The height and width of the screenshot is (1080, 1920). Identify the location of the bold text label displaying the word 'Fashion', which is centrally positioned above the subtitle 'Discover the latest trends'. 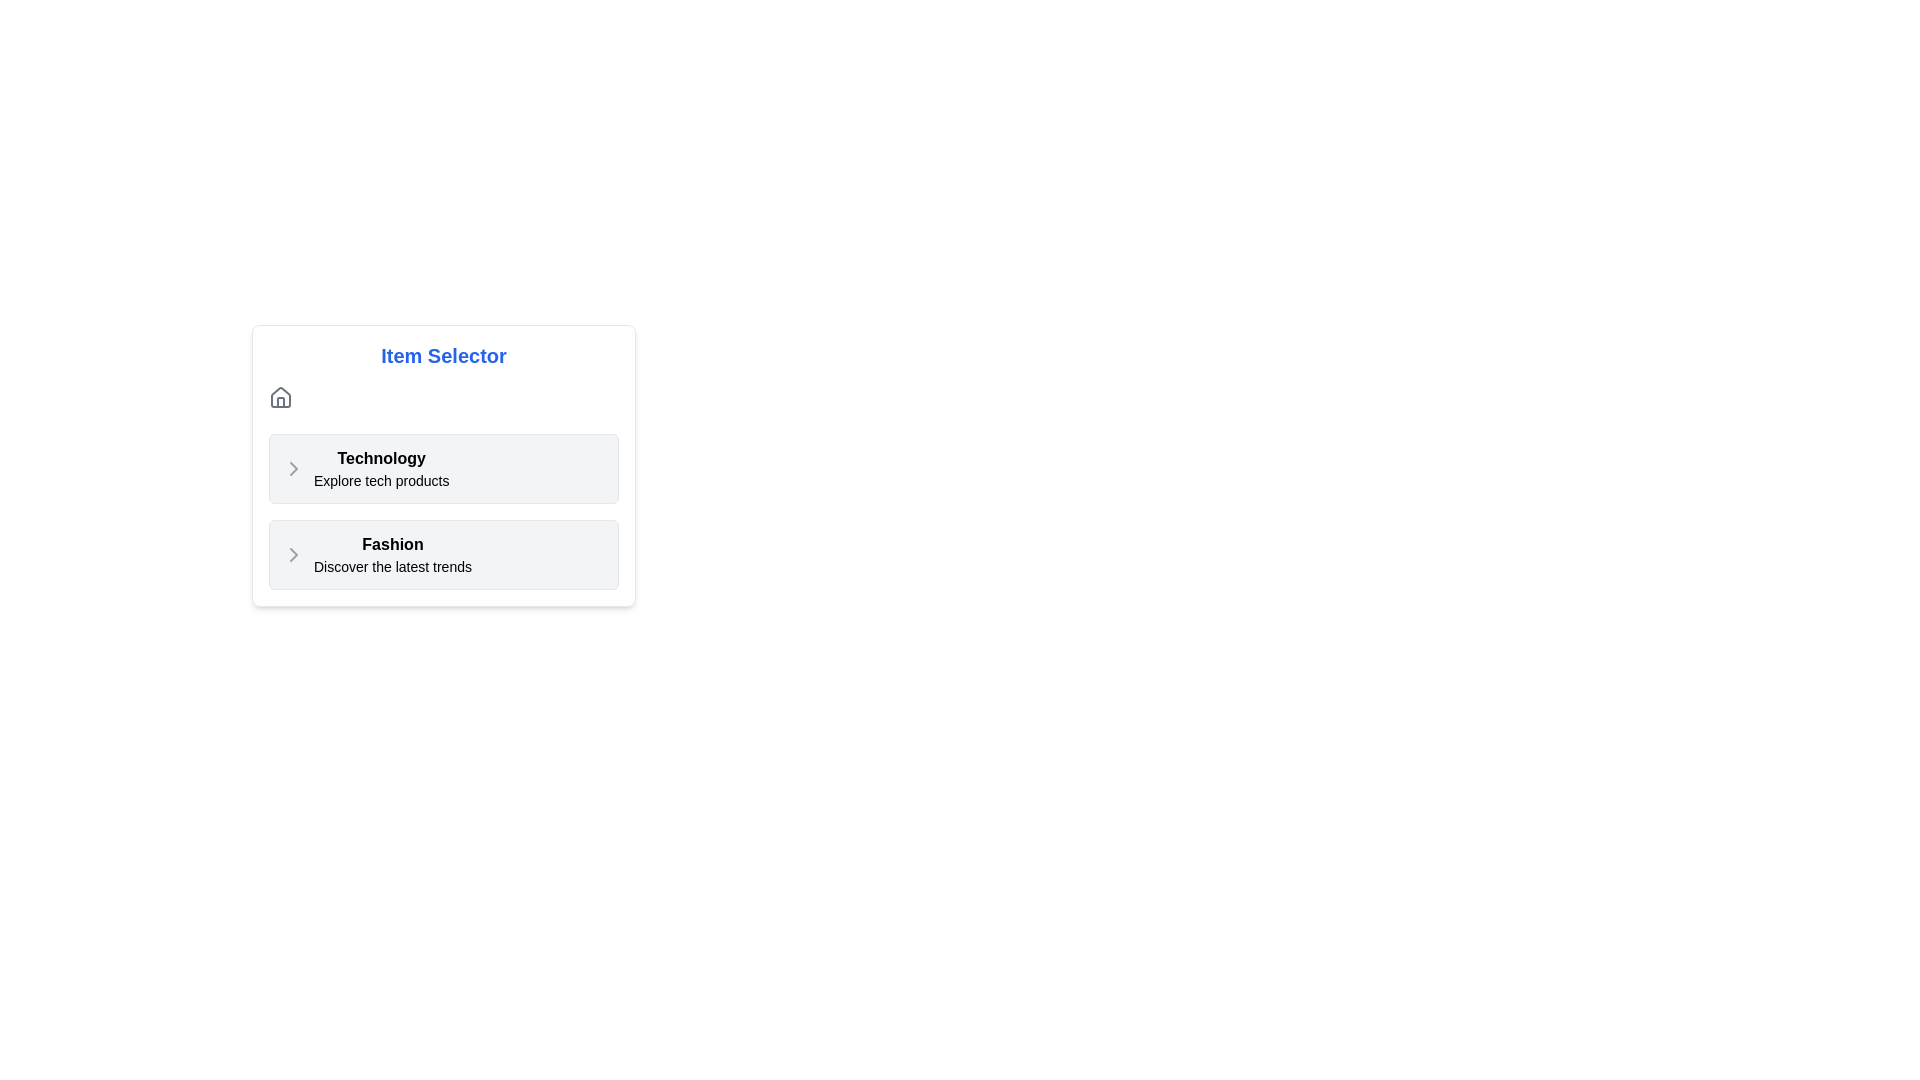
(393, 544).